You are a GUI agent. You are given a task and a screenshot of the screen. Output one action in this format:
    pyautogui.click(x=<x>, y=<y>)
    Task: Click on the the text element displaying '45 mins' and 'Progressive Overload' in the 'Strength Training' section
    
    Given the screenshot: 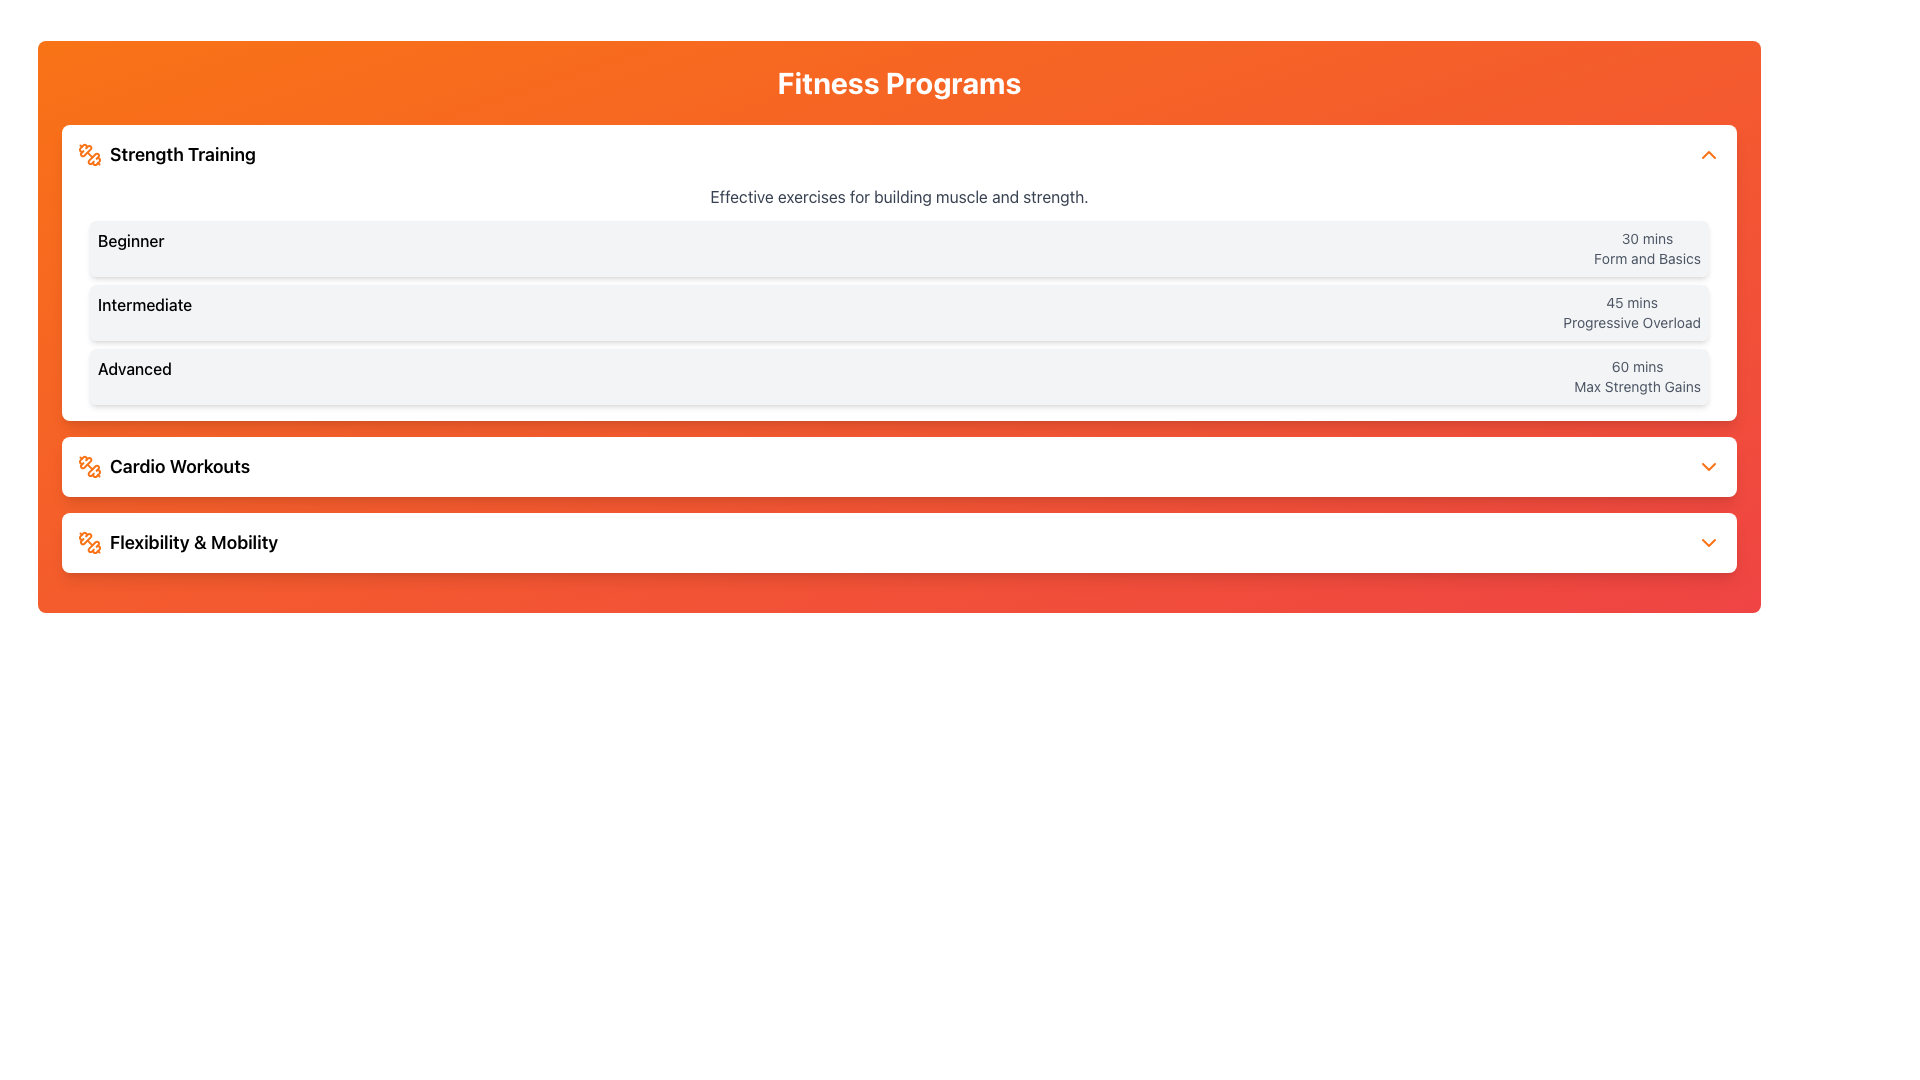 What is the action you would take?
    pyautogui.click(x=1632, y=312)
    